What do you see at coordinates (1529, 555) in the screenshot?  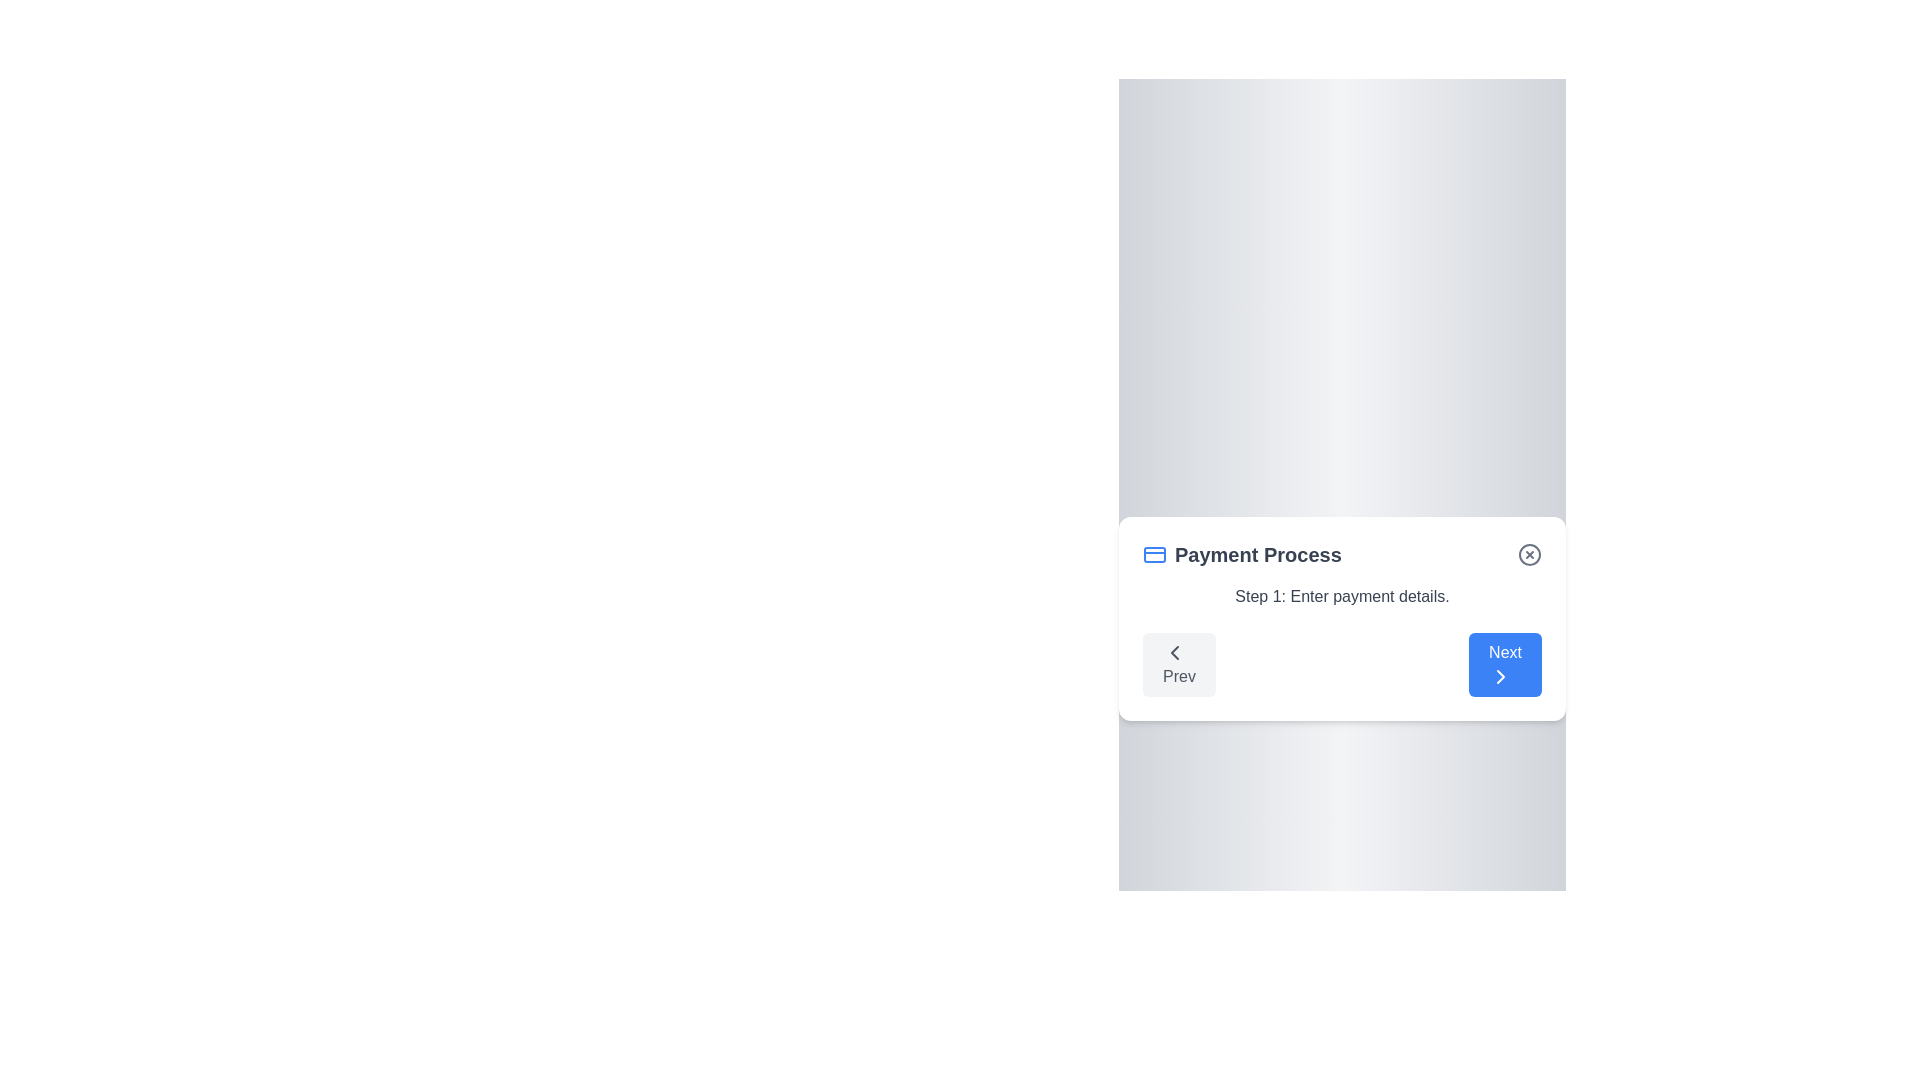 I see `the circular button with a gray border and a red 'X' symbol in the top-right corner of the 'Payment Process' section` at bounding box center [1529, 555].